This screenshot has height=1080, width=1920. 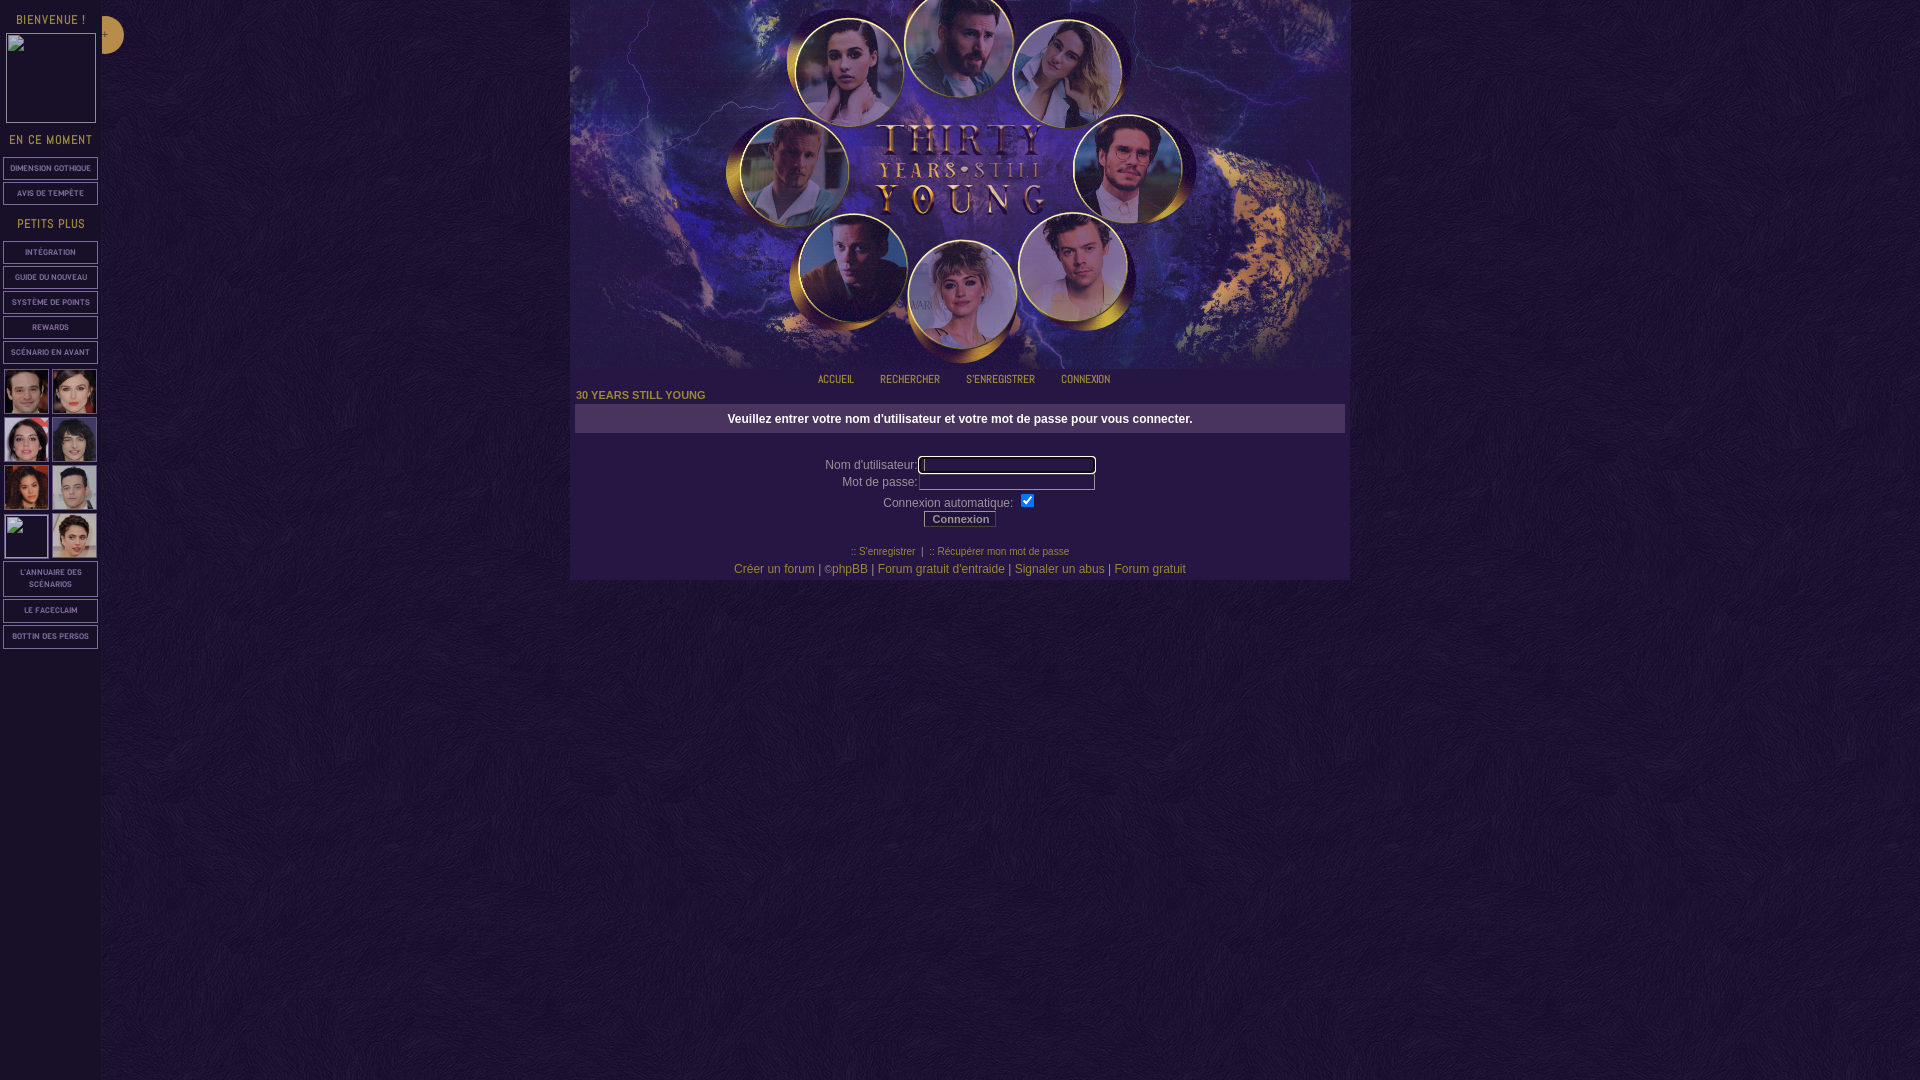 What do you see at coordinates (940, 569) in the screenshot?
I see `'Forum gratuit d'entraide'` at bounding box center [940, 569].